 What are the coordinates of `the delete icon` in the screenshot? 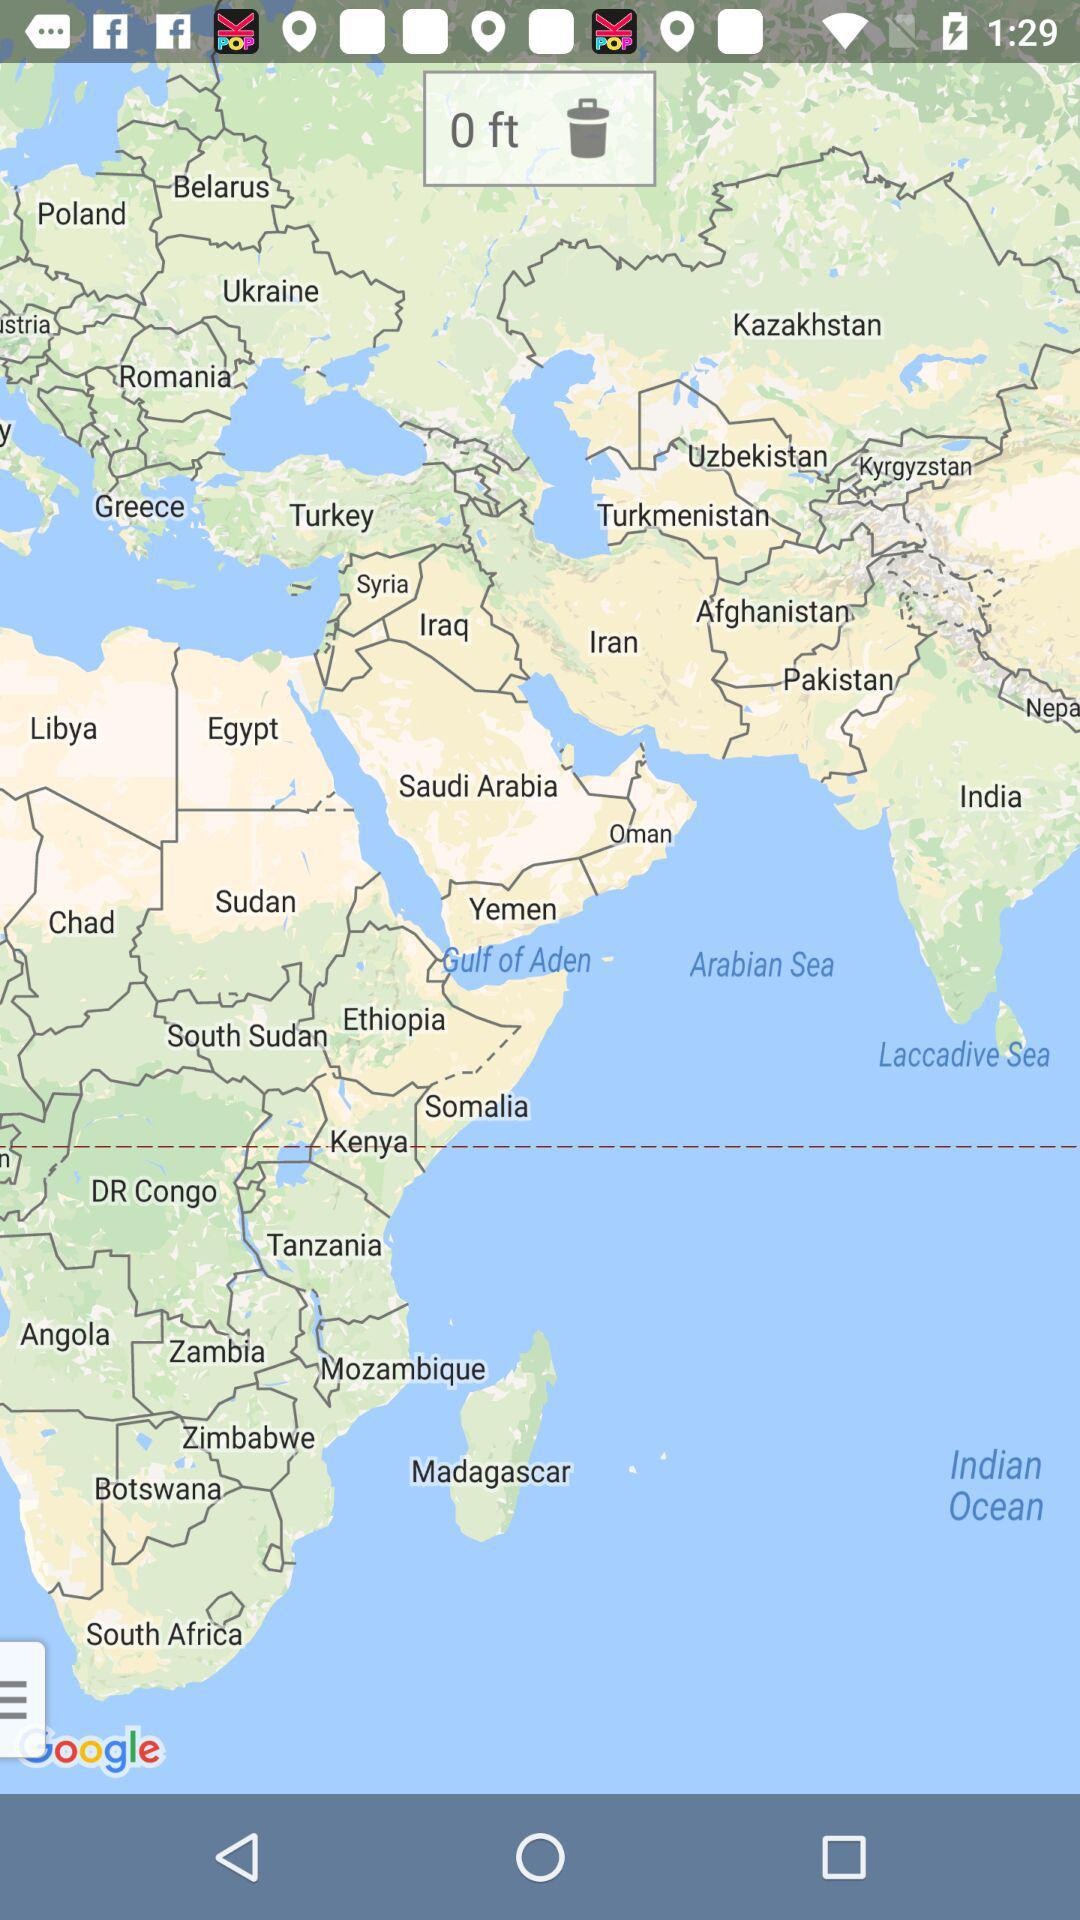 It's located at (600, 127).